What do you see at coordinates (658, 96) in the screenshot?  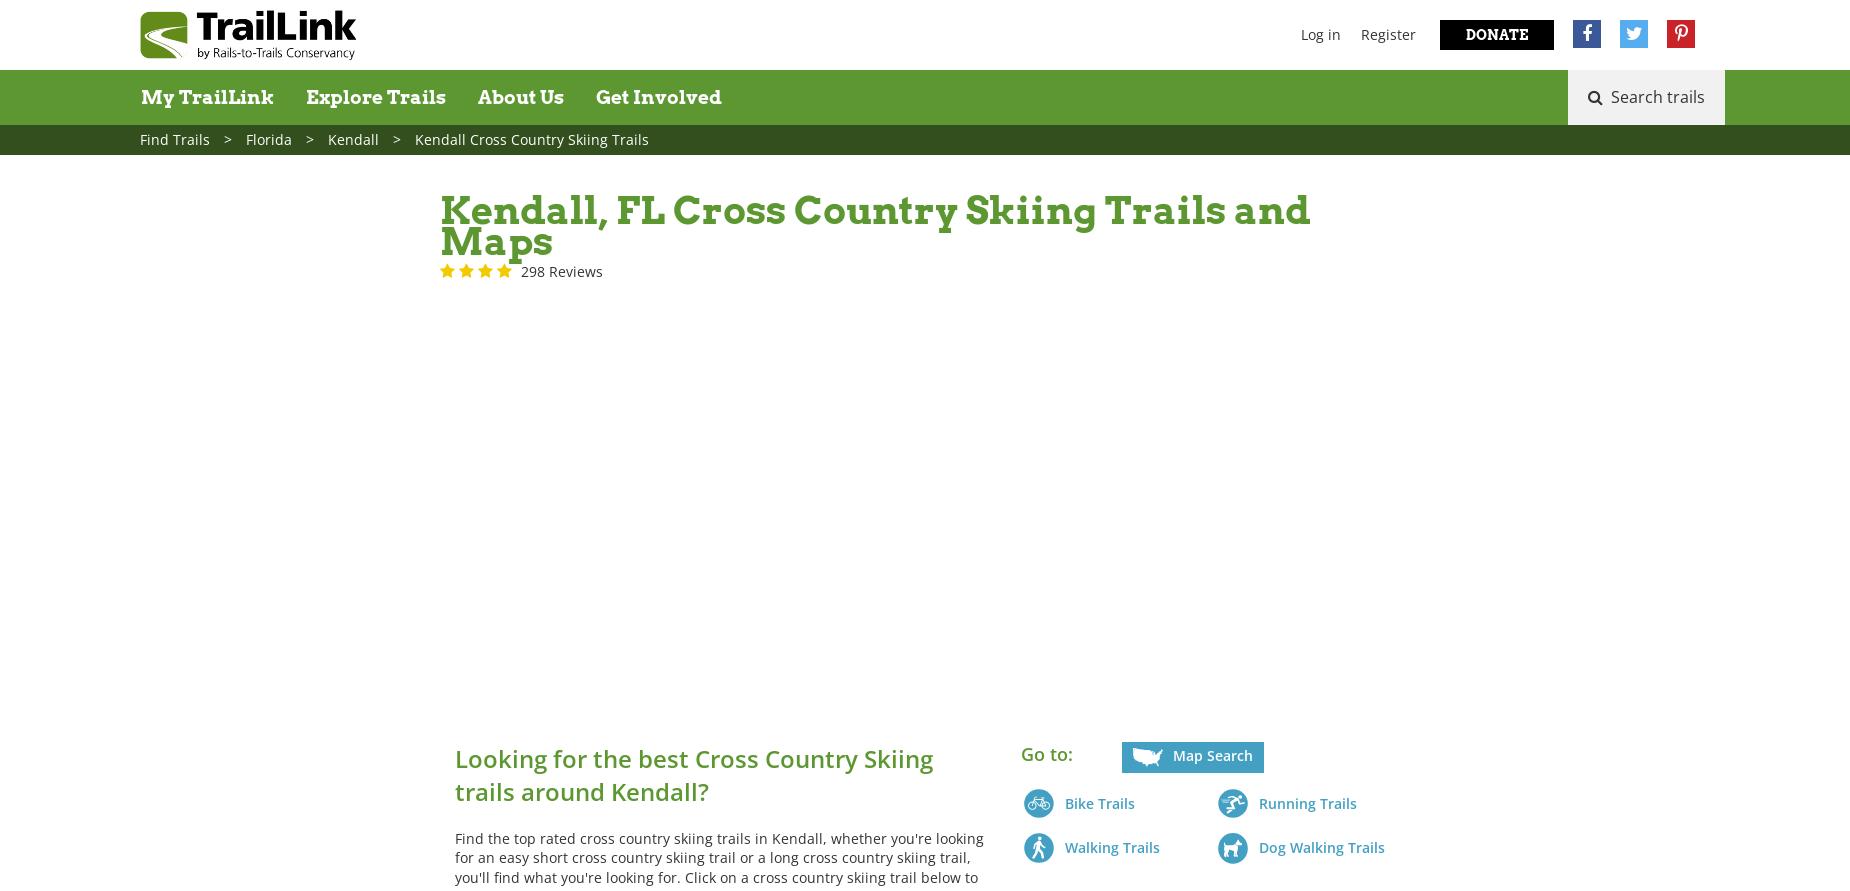 I see `'Get Involved'` at bounding box center [658, 96].